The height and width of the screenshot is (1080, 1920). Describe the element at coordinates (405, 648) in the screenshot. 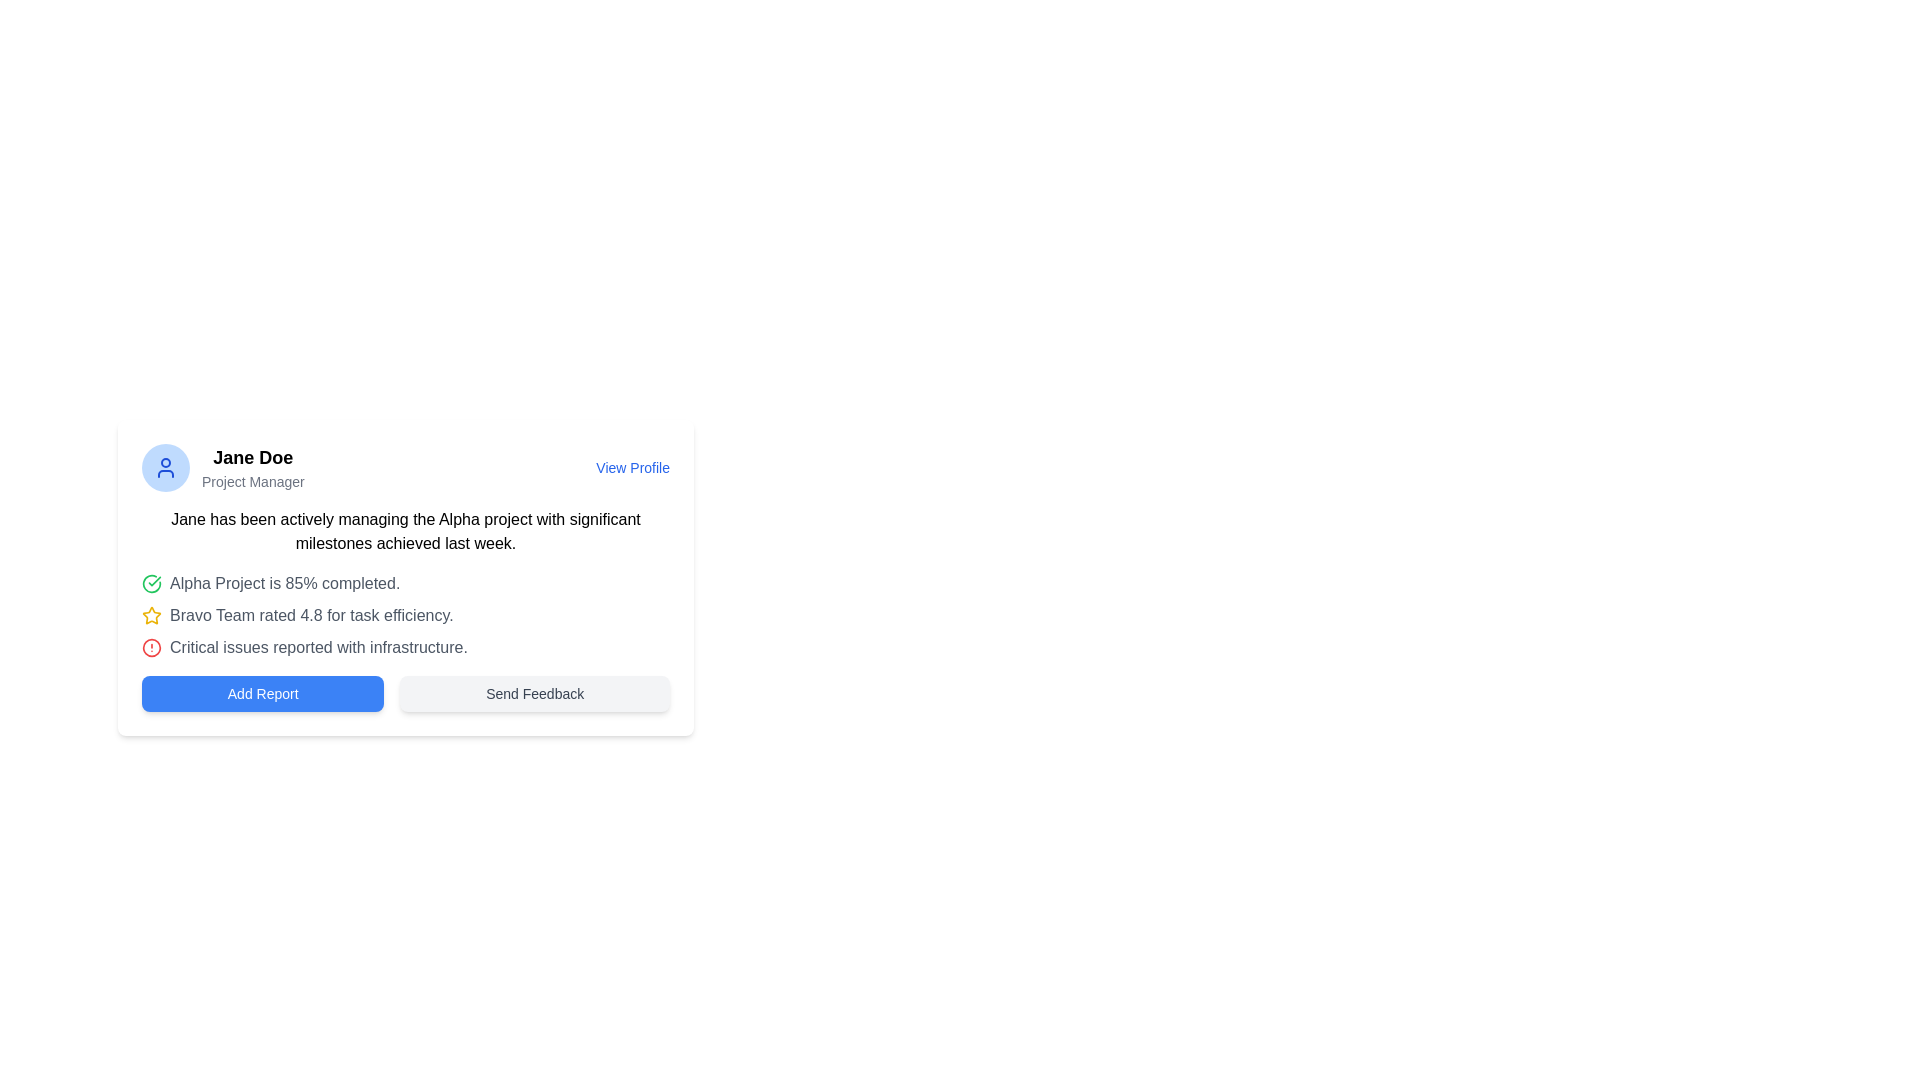

I see `informational text that indicates a critical issue regarding infrastructure, located at the bottom of the list under the heading, following the completion status of the Alpha Project and the rating of the Bravo Team` at that location.